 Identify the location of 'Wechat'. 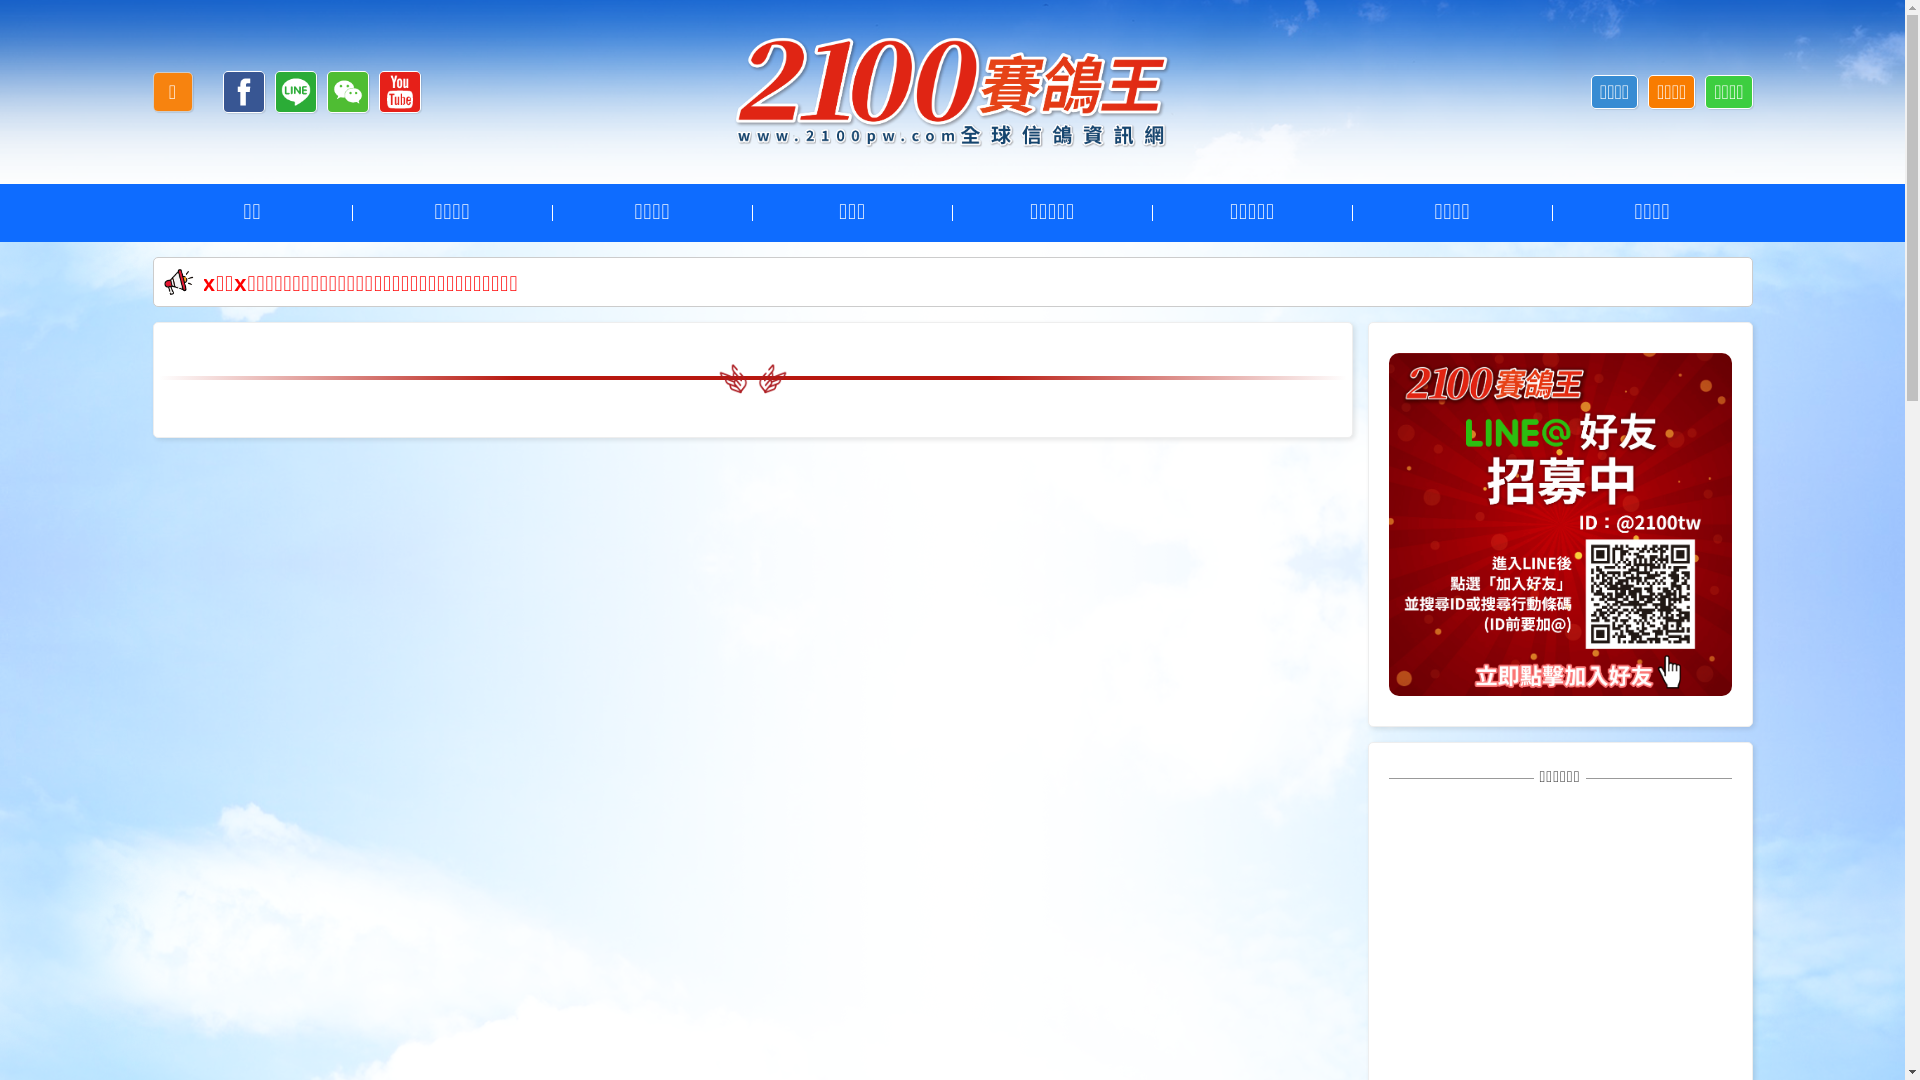
(348, 92).